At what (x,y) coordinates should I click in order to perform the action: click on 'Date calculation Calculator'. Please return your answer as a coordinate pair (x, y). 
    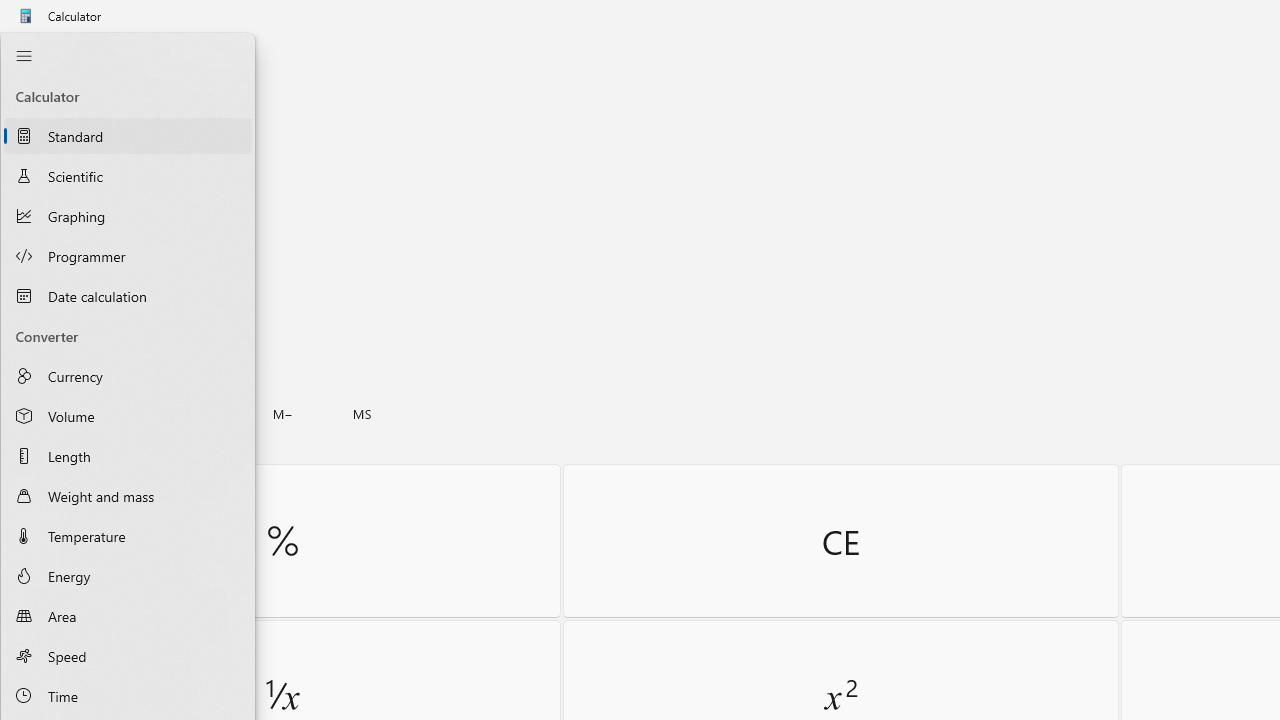
    Looking at the image, I should click on (127, 295).